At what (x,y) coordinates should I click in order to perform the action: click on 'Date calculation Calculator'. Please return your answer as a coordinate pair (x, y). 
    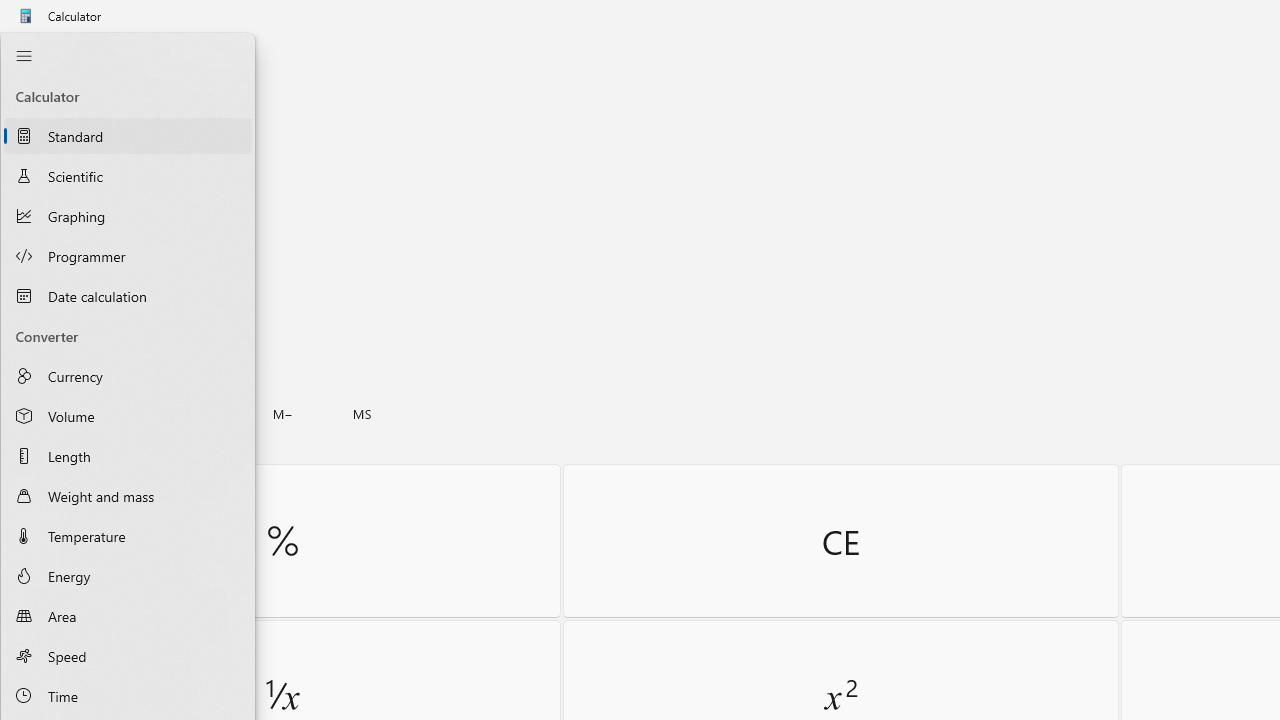
    Looking at the image, I should click on (127, 295).